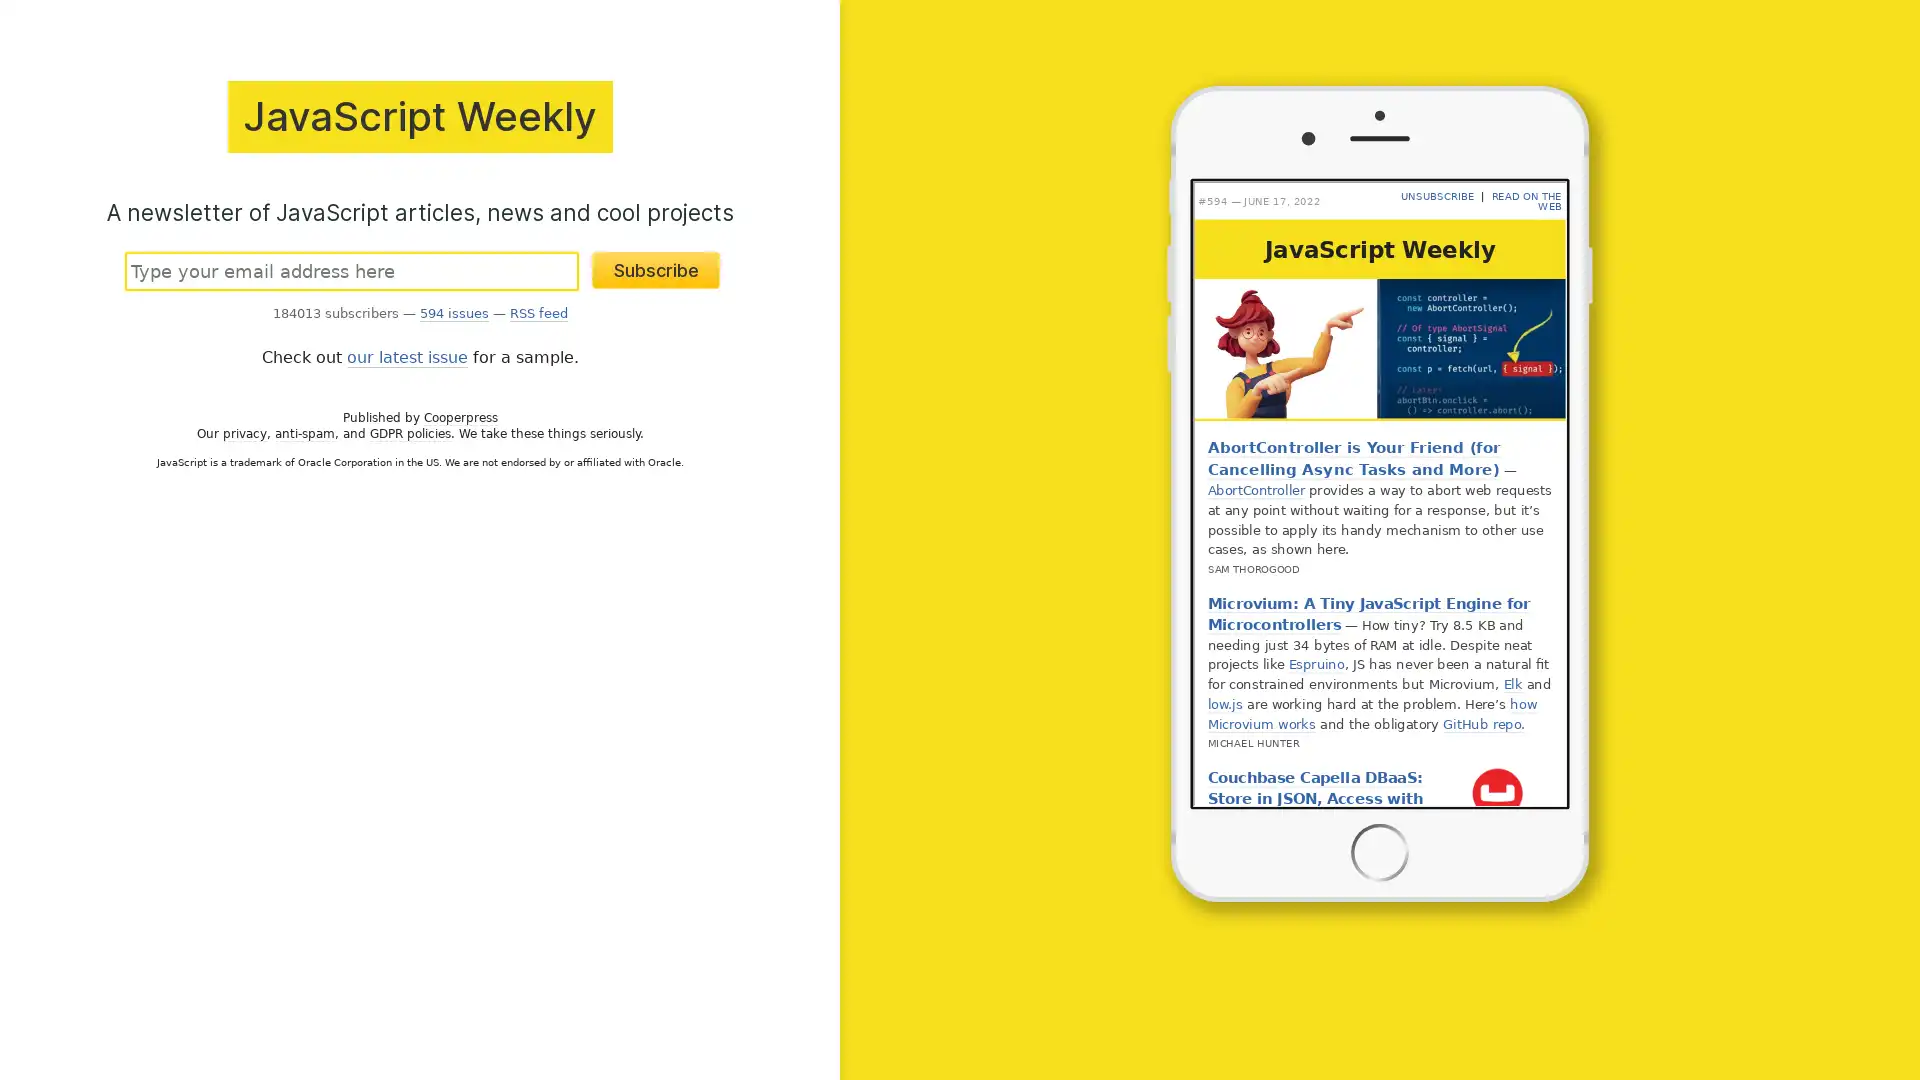 This screenshot has width=1920, height=1080. Describe the element at coordinates (656, 268) in the screenshot. I see `Subscribe` at that location.